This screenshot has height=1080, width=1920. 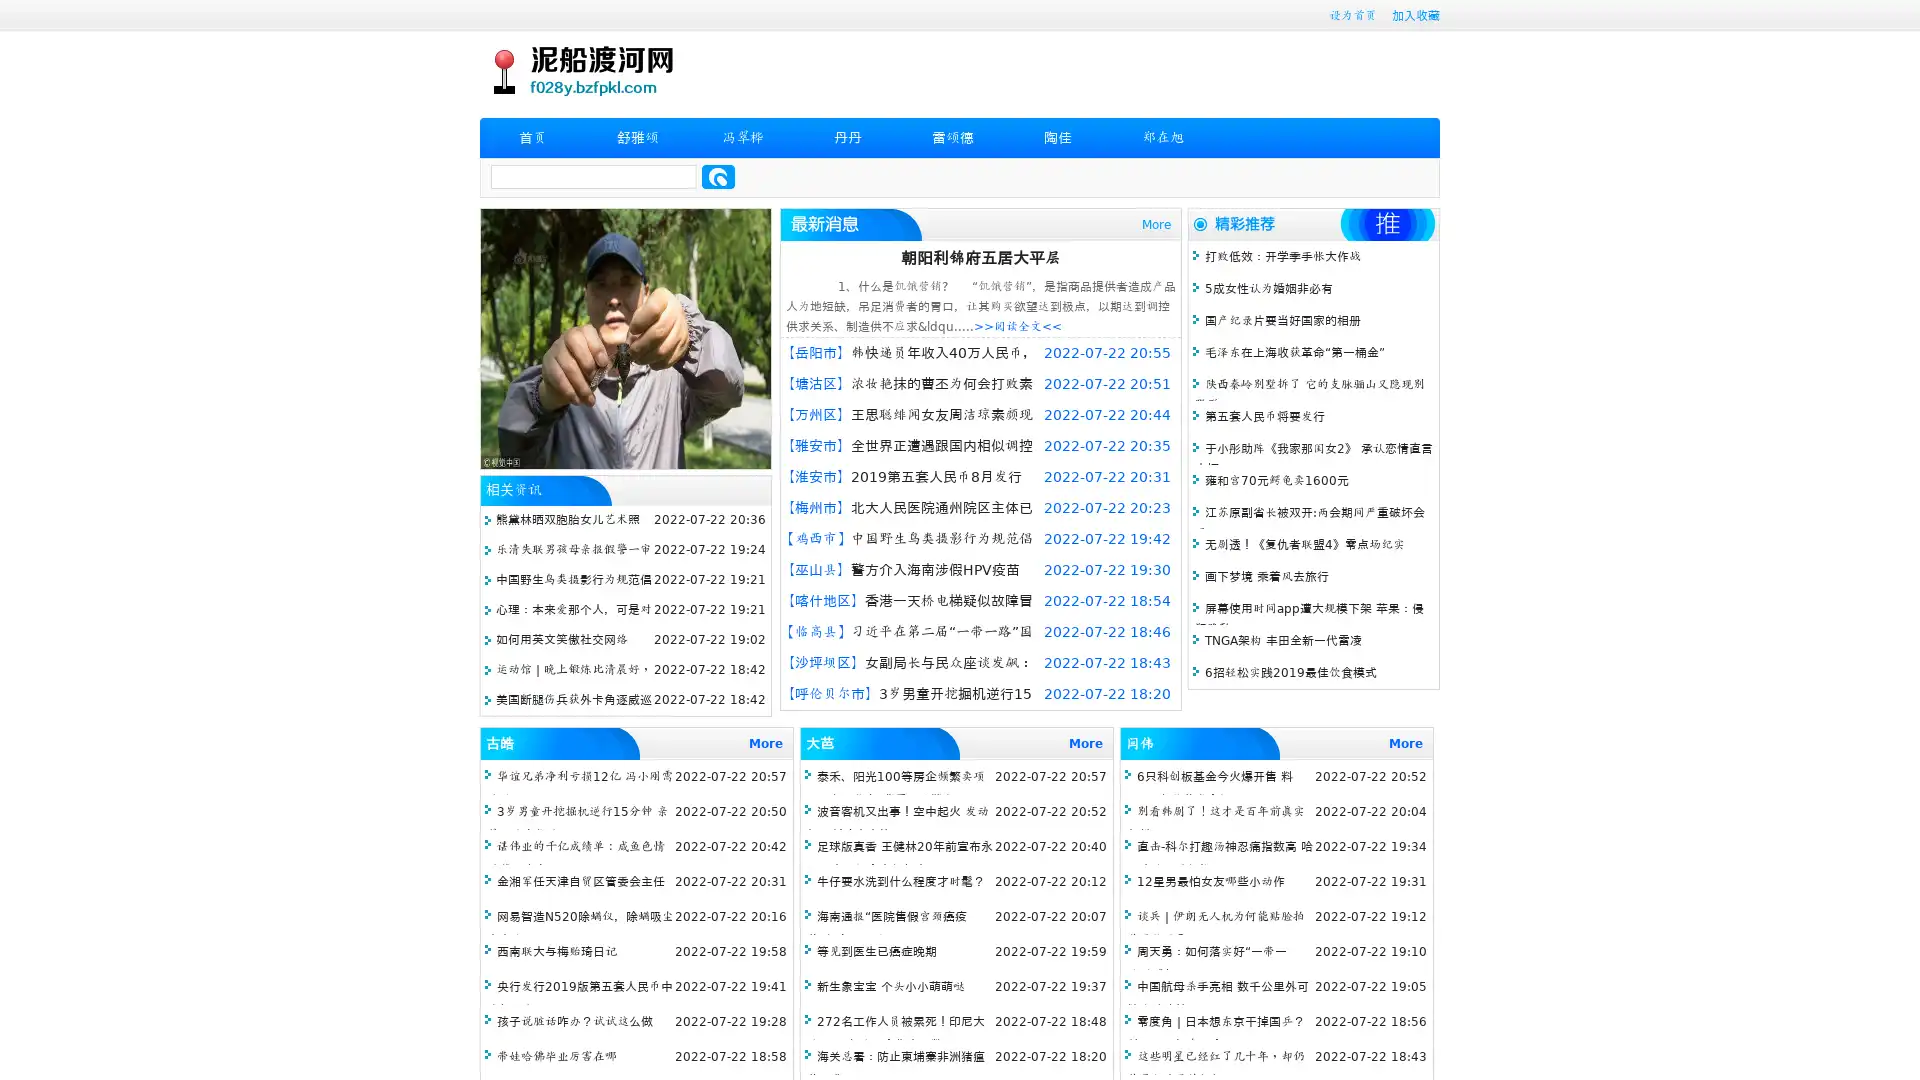 What do you see at coordinates (718, 176) in the screenshot?
I see `Search` at bounding box center [718, 176].